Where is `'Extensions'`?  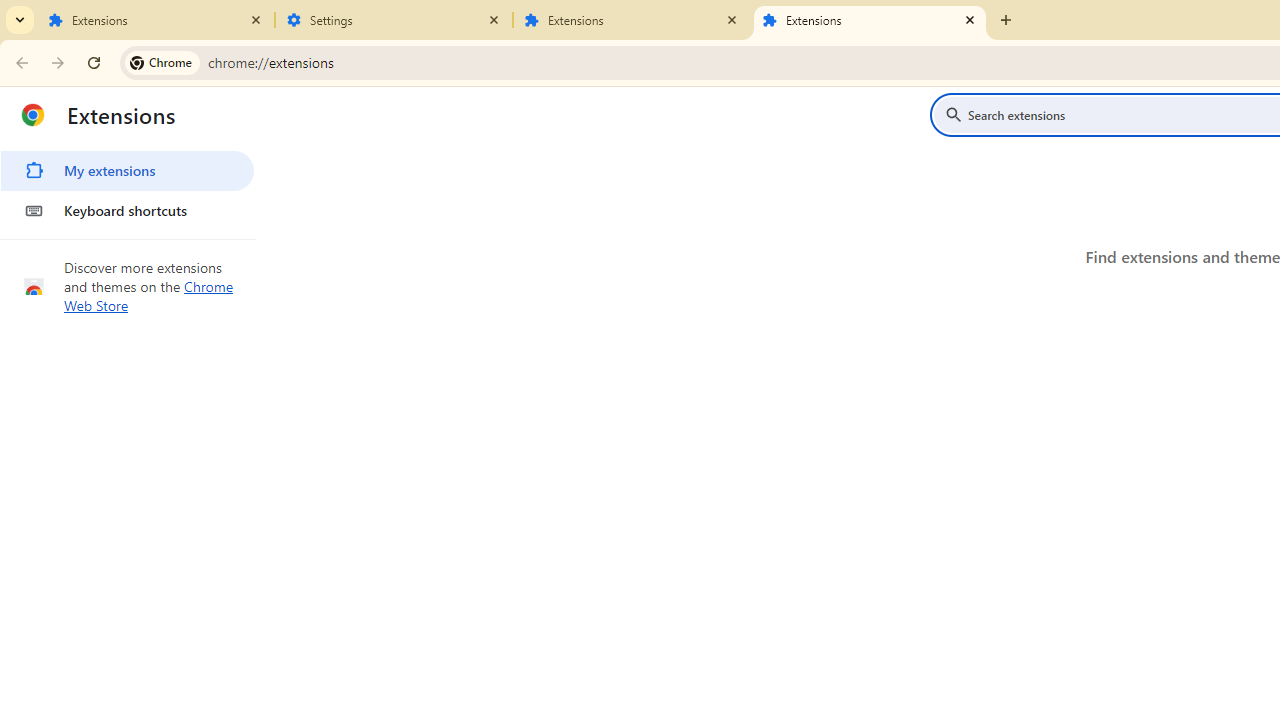
'Extensions' is located at coordinates (155, 20).